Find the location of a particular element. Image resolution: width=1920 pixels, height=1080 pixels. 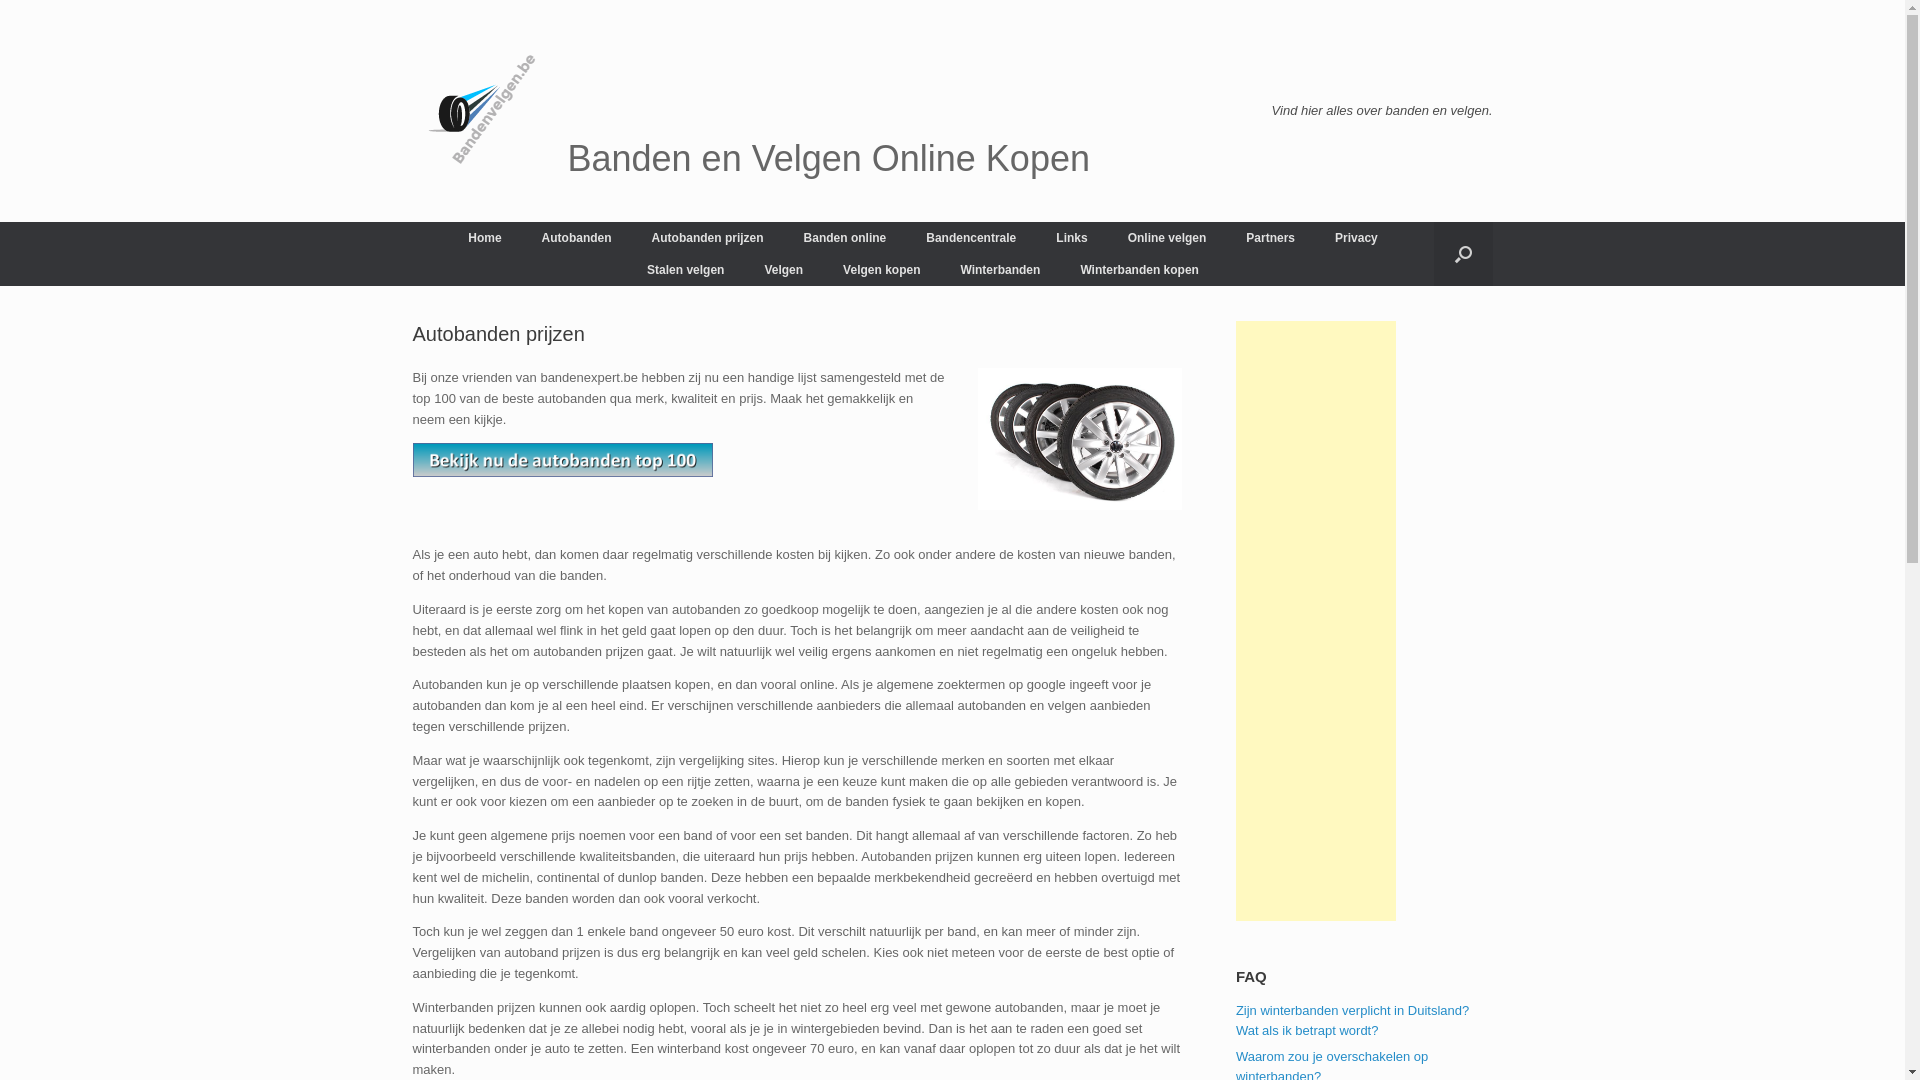

'Privacy' is located at coordinates (1356, 237).